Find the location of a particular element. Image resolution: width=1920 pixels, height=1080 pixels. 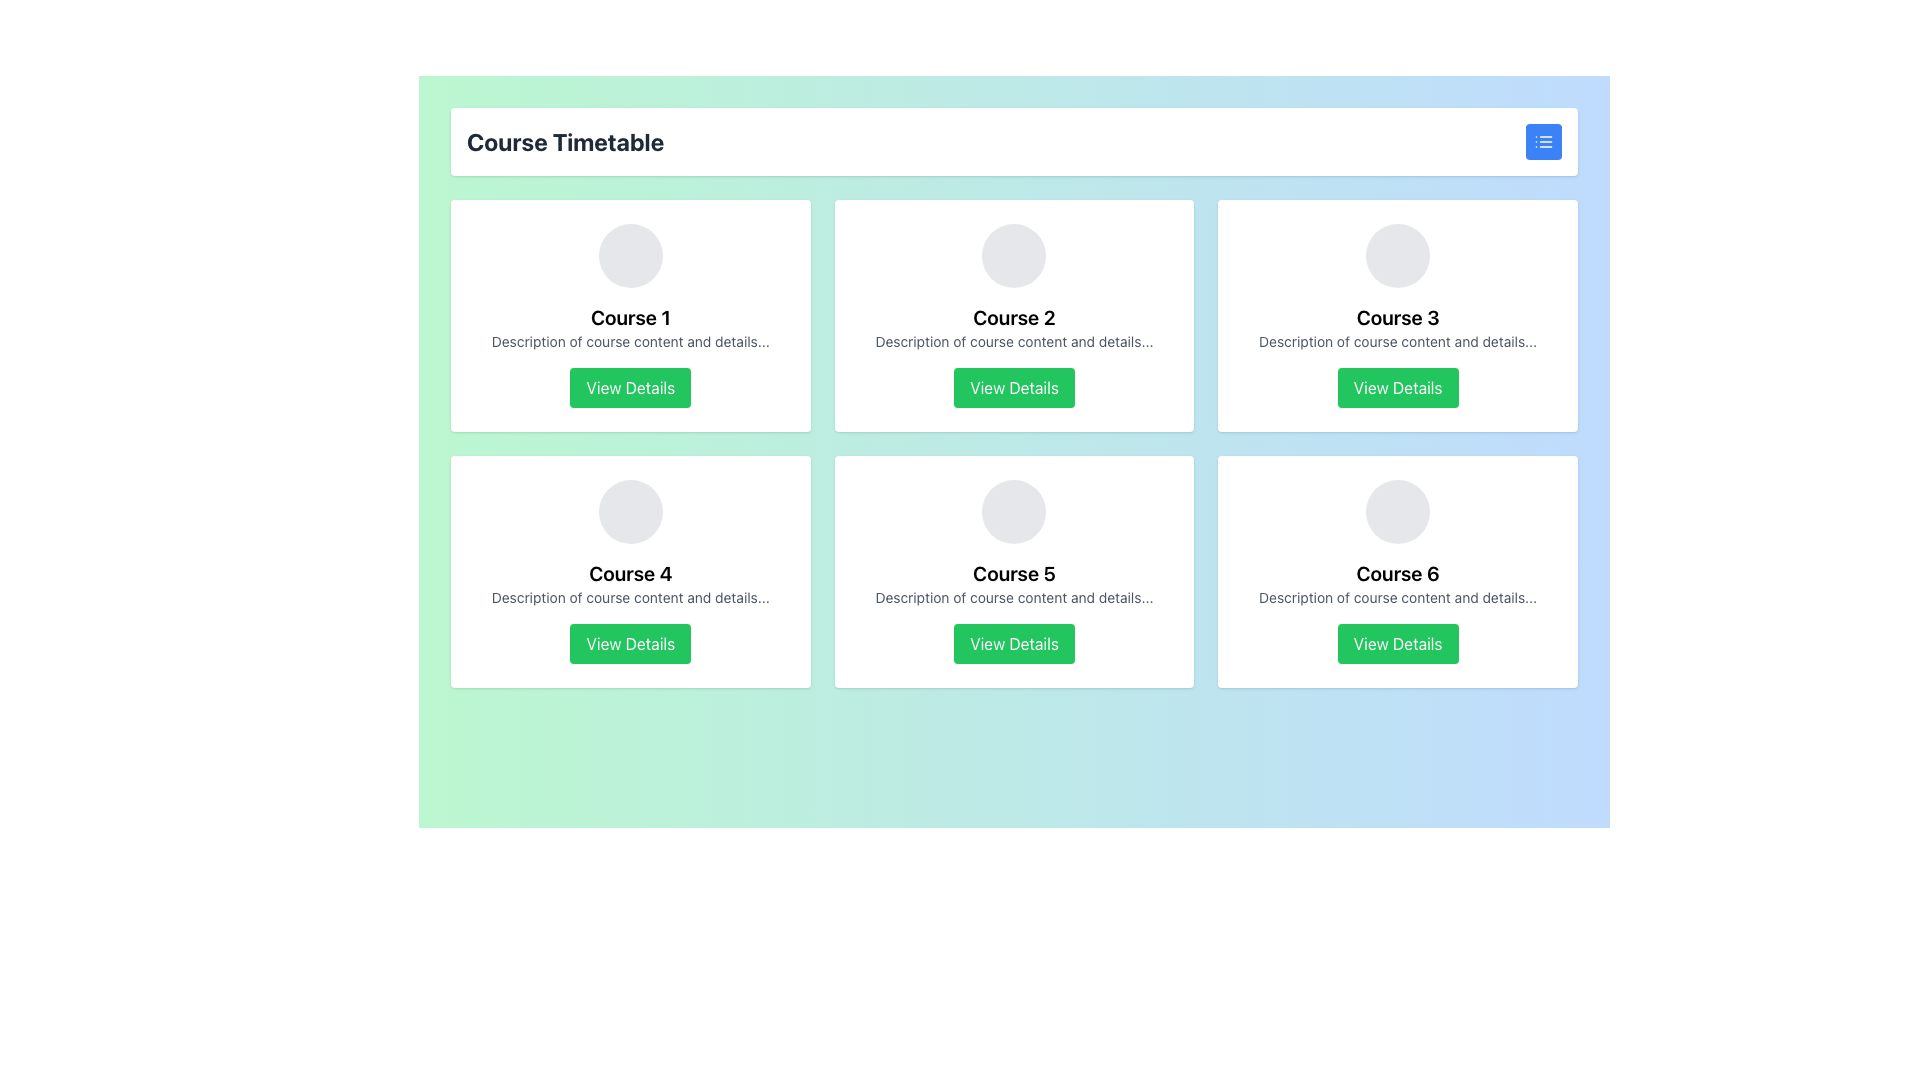

the bold, black text label displaying 'Course 2' in the top middle card of the grid layout is located at coordinates (1014, 316).